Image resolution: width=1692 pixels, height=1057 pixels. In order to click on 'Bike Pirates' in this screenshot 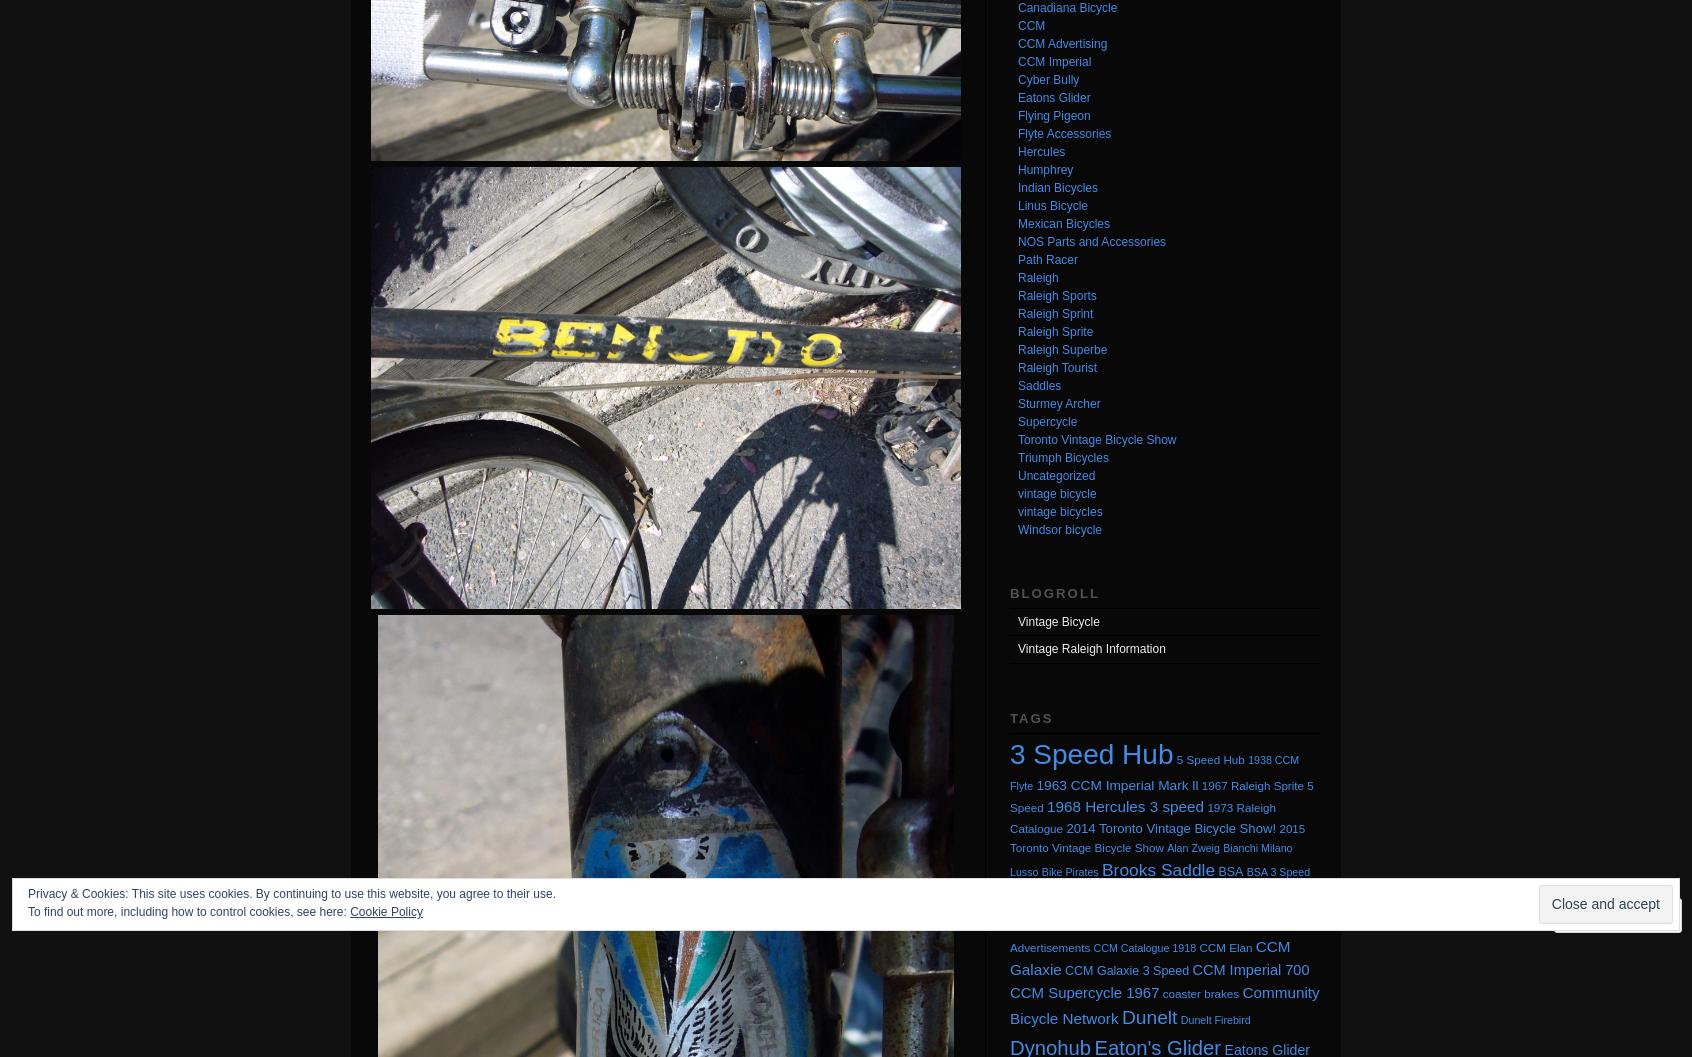, I will do `click(1069, 869)`.